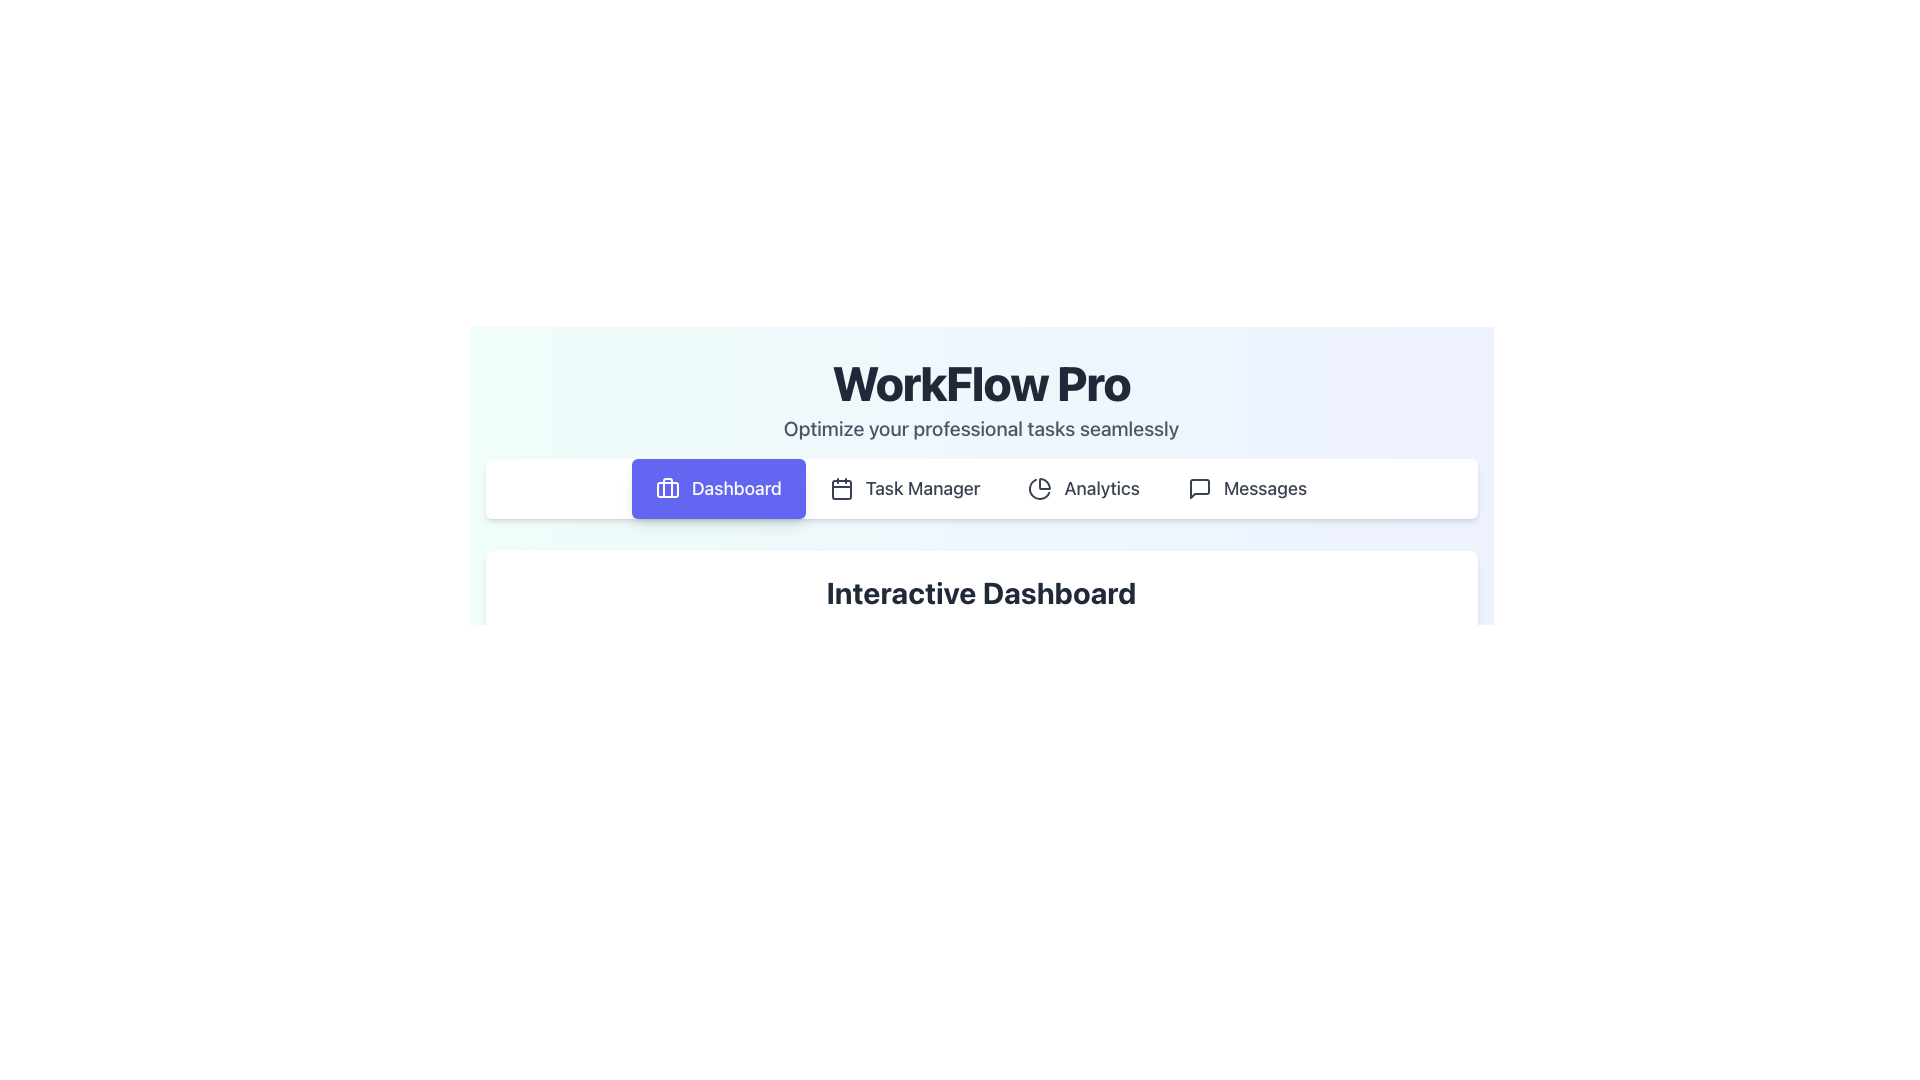 This screenshot has height=1080, width=1920. Describe the element at coordinates (841, 489) in the screenshot. I see `the minimalistic square-shaped icon with rounded corners located within the calendar symbol, positioned between the 'Dashboard' button and the 'Analytics' button` at that location.